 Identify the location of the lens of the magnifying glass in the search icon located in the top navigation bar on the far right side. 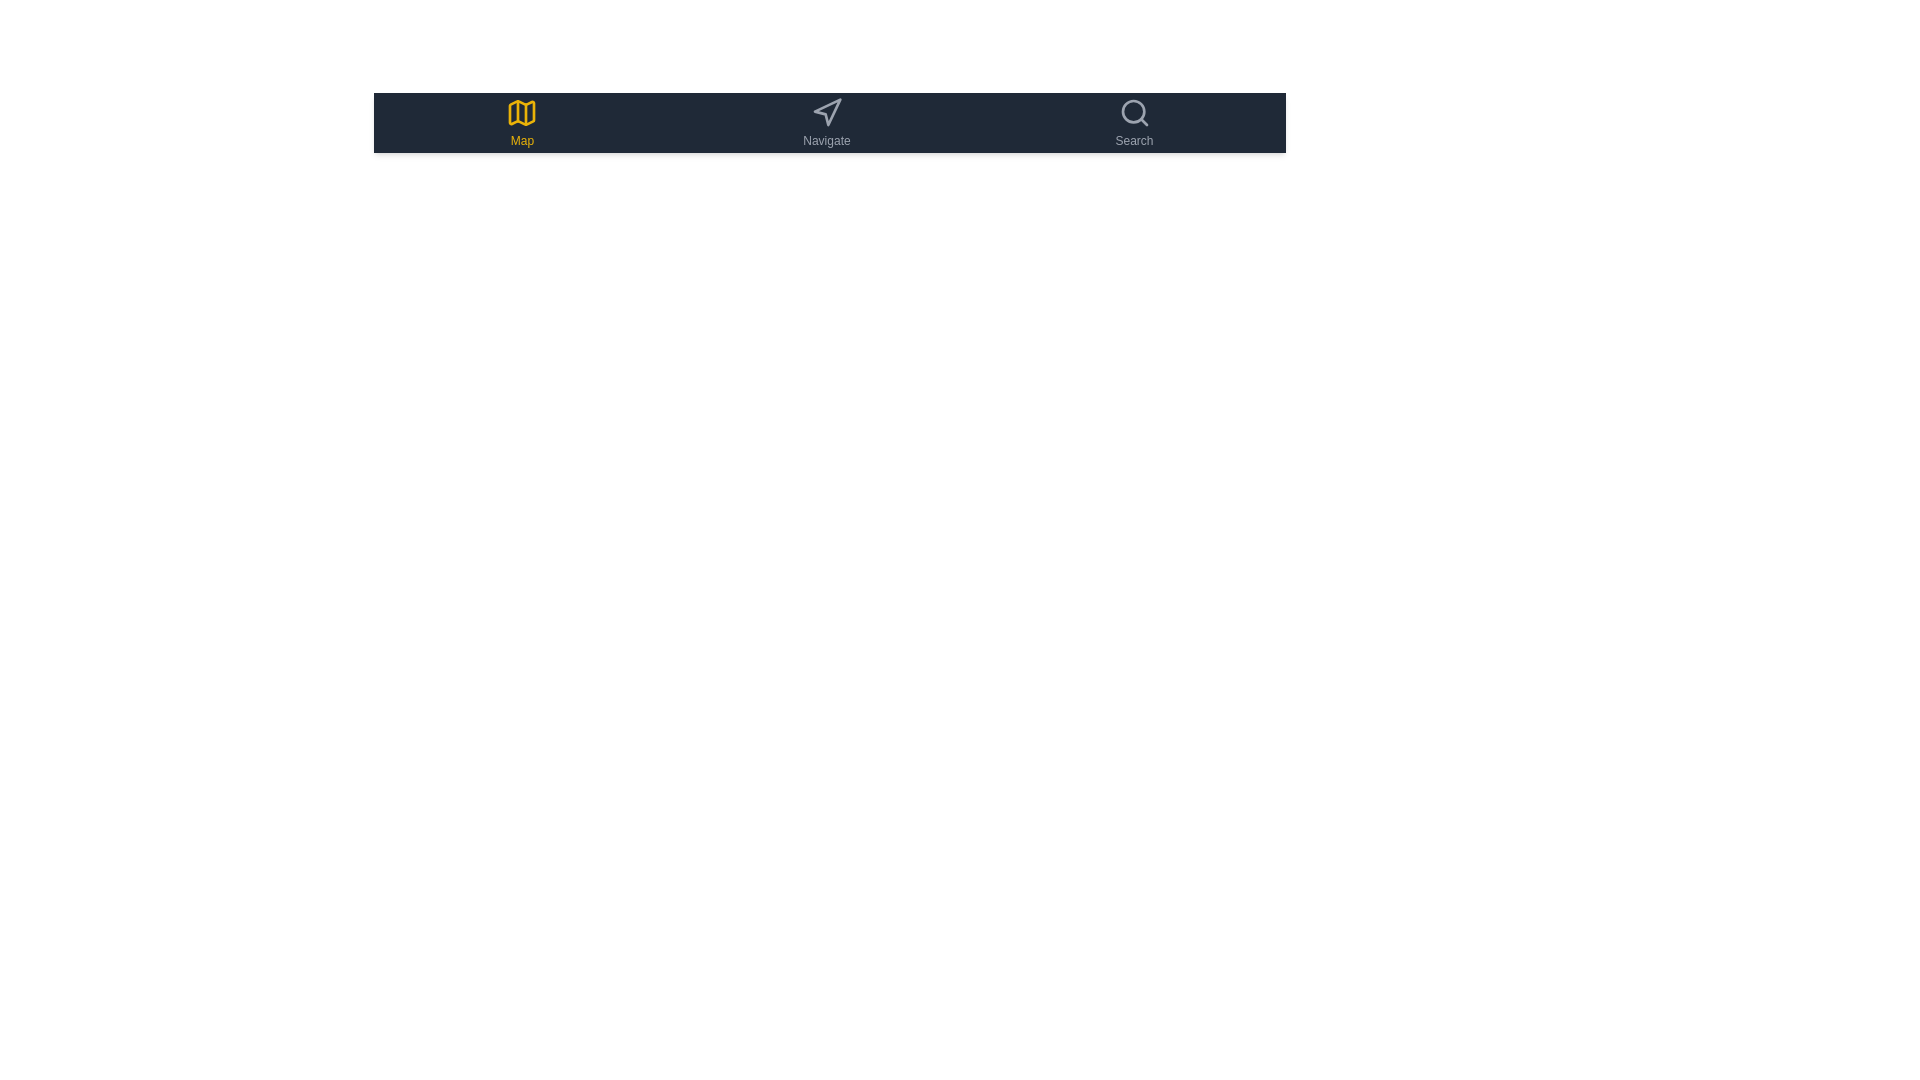
(1133, 111).